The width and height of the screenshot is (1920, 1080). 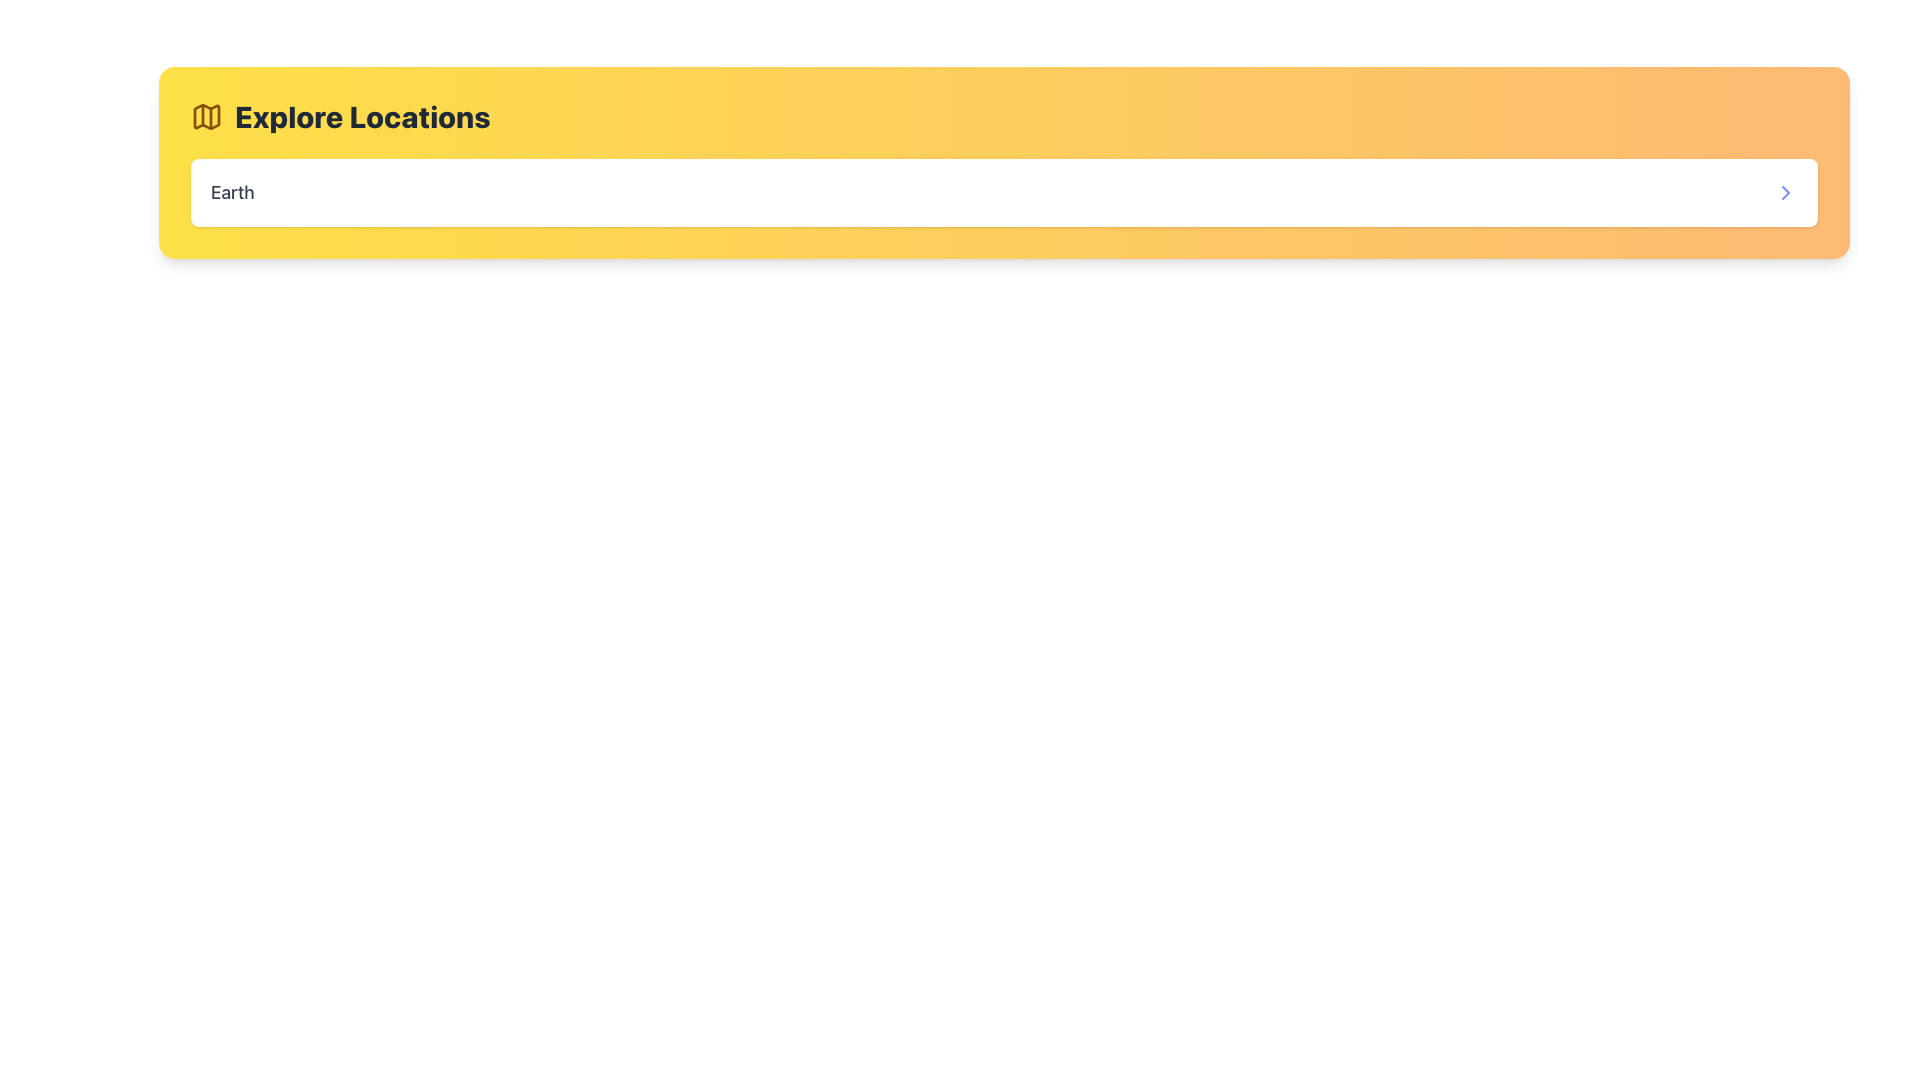 I want to click on the chevron icon located at the right-hand side of the horizontal search bar, which serves as a navigation indicator for proceeding forward, so click(x=1785, y=192).